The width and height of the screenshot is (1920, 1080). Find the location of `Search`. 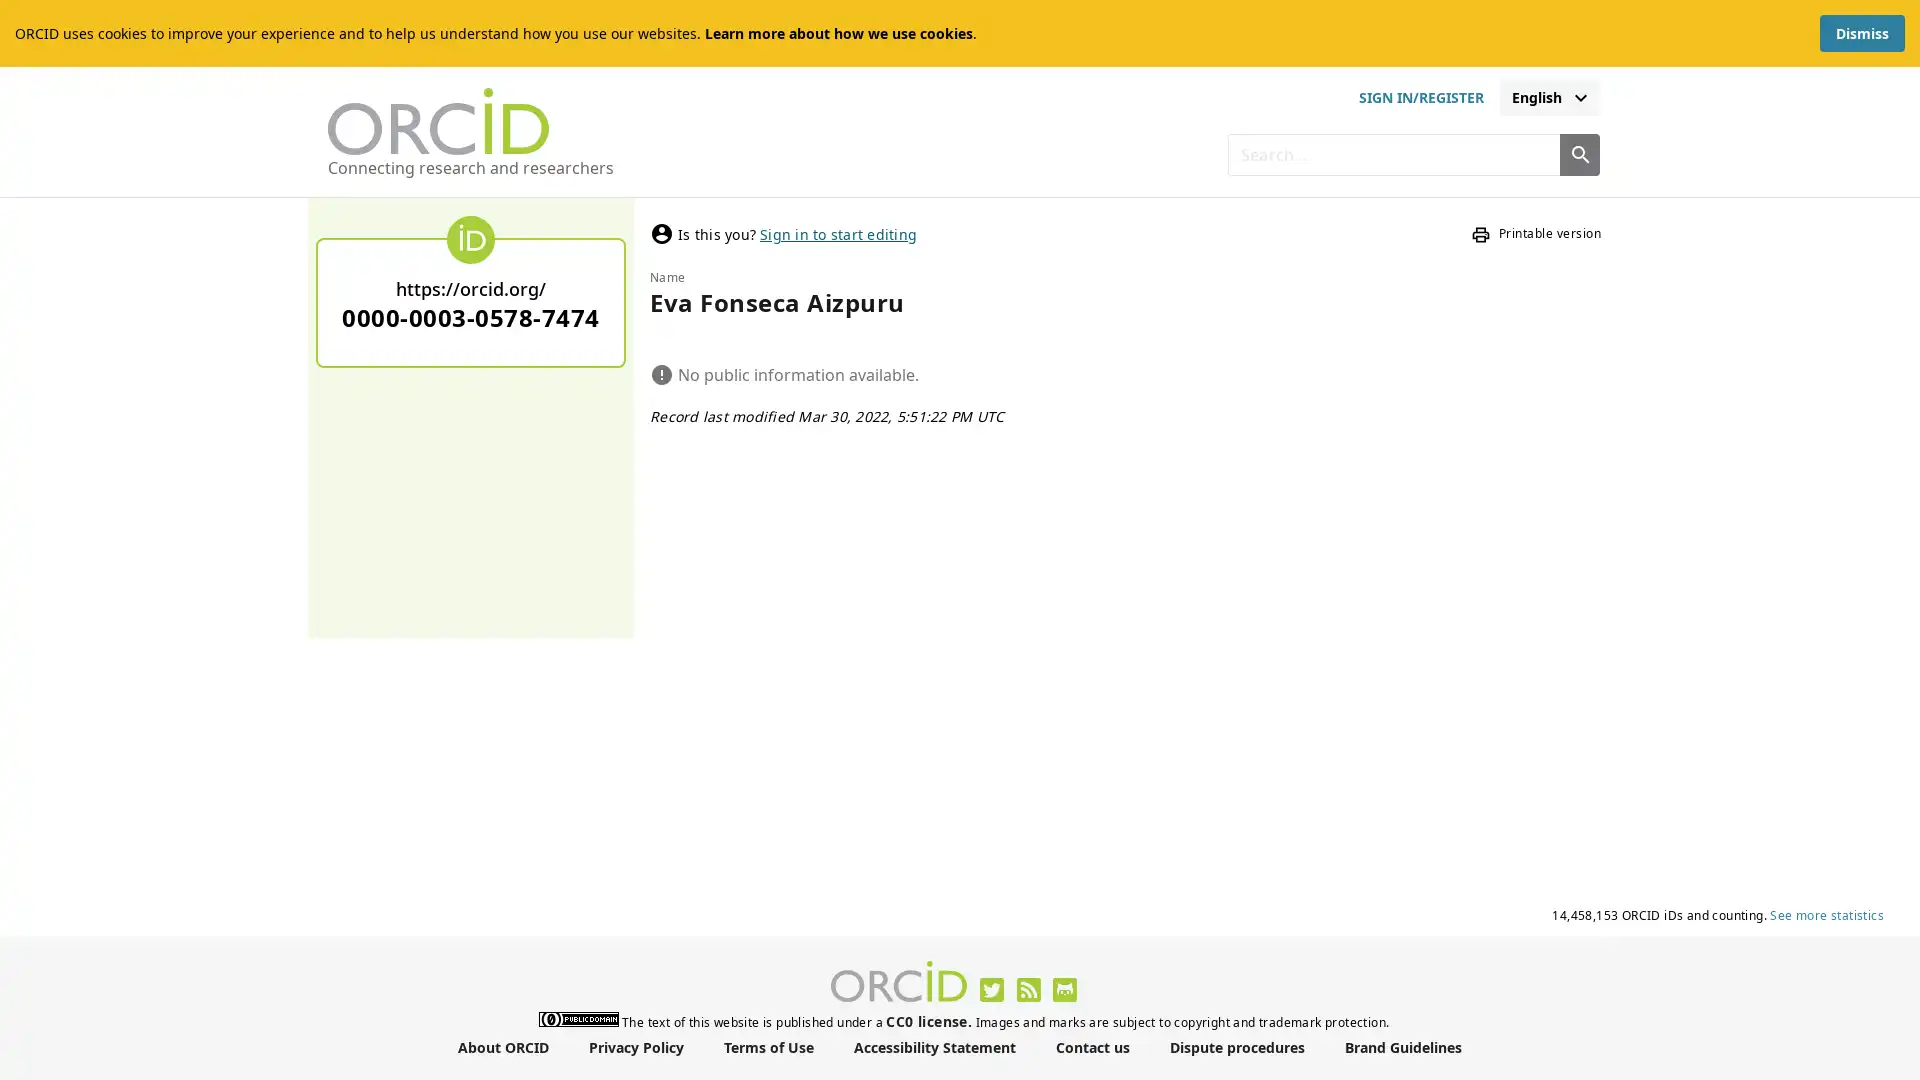

Search is located at coordinates (1578, 153).